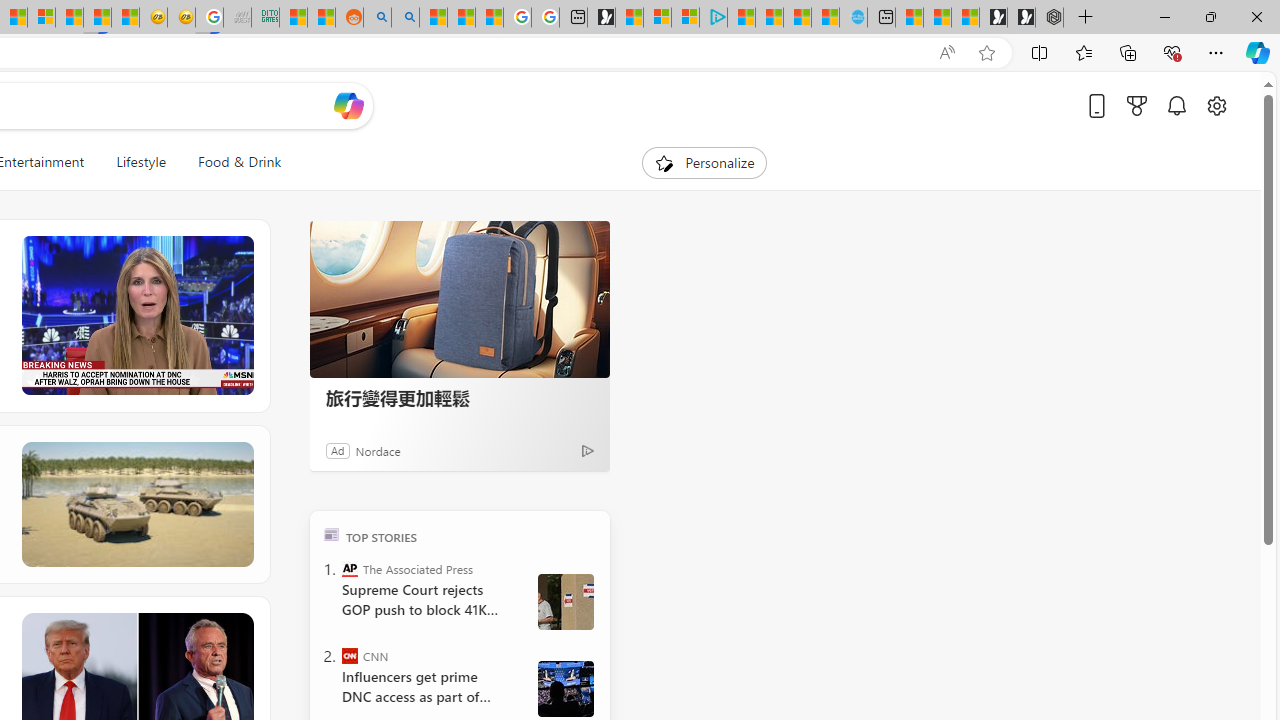 This screenshot has width=1280, height=720. What do you see at coordinates (240, 162) in the screenshot?
I see `'Food & Drink'` at bounding box center [240, 162].